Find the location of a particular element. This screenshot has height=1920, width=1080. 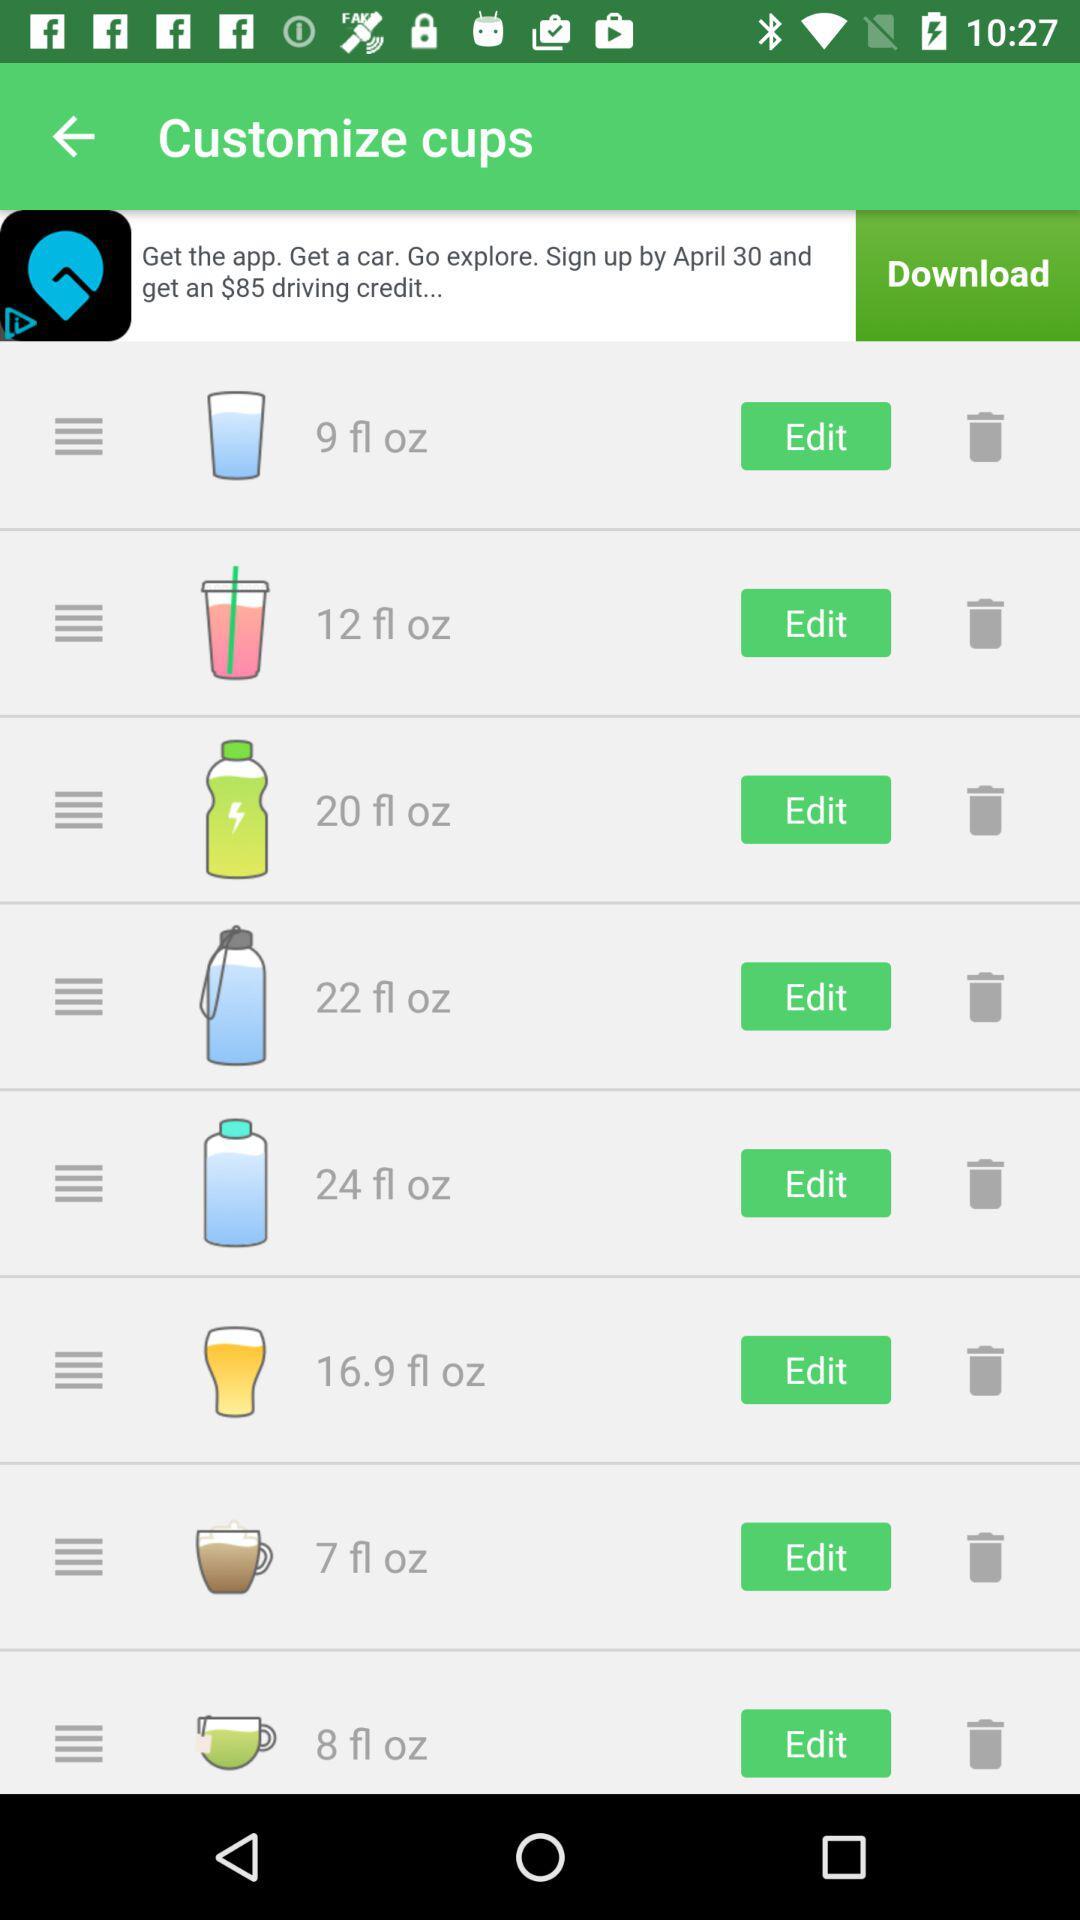

delete this row is located at coordinates (984, 1183).